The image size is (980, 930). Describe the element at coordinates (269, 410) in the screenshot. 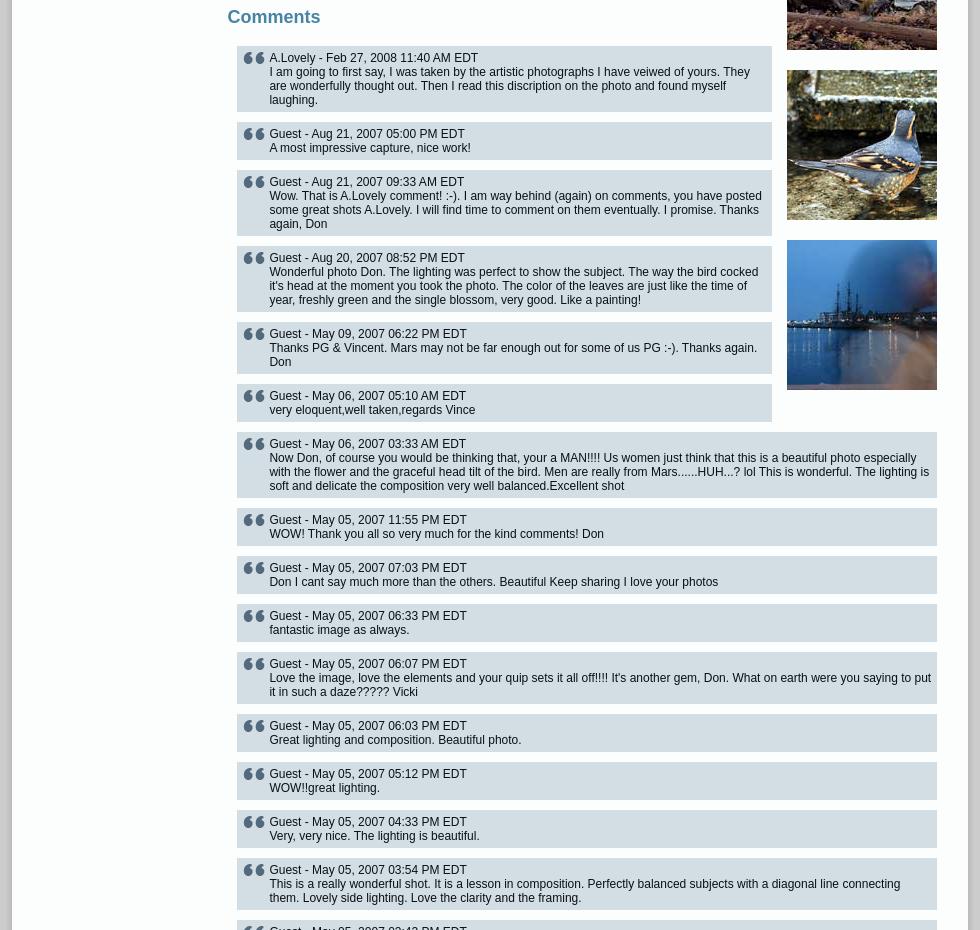

I see `'very eloquent,well taken,regards Vince'` at that location.